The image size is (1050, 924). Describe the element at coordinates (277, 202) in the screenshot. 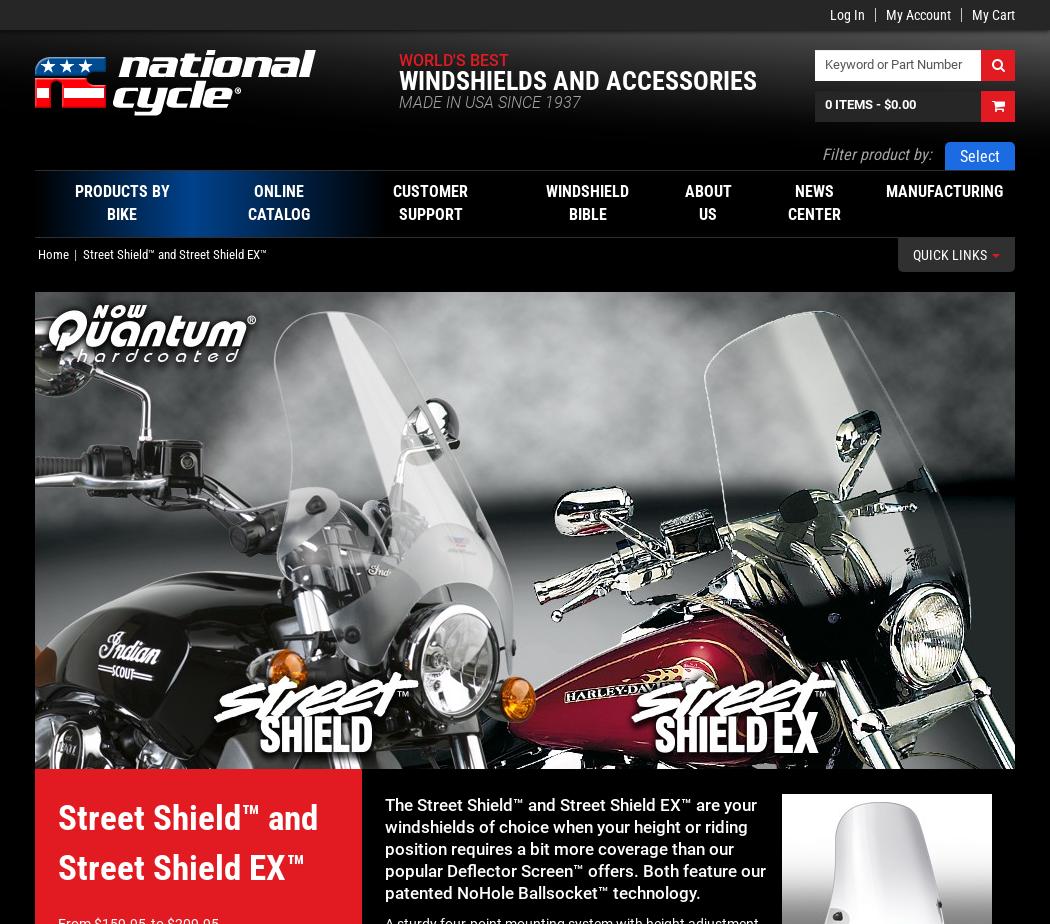

I see `'Online Catalog'` at that location.